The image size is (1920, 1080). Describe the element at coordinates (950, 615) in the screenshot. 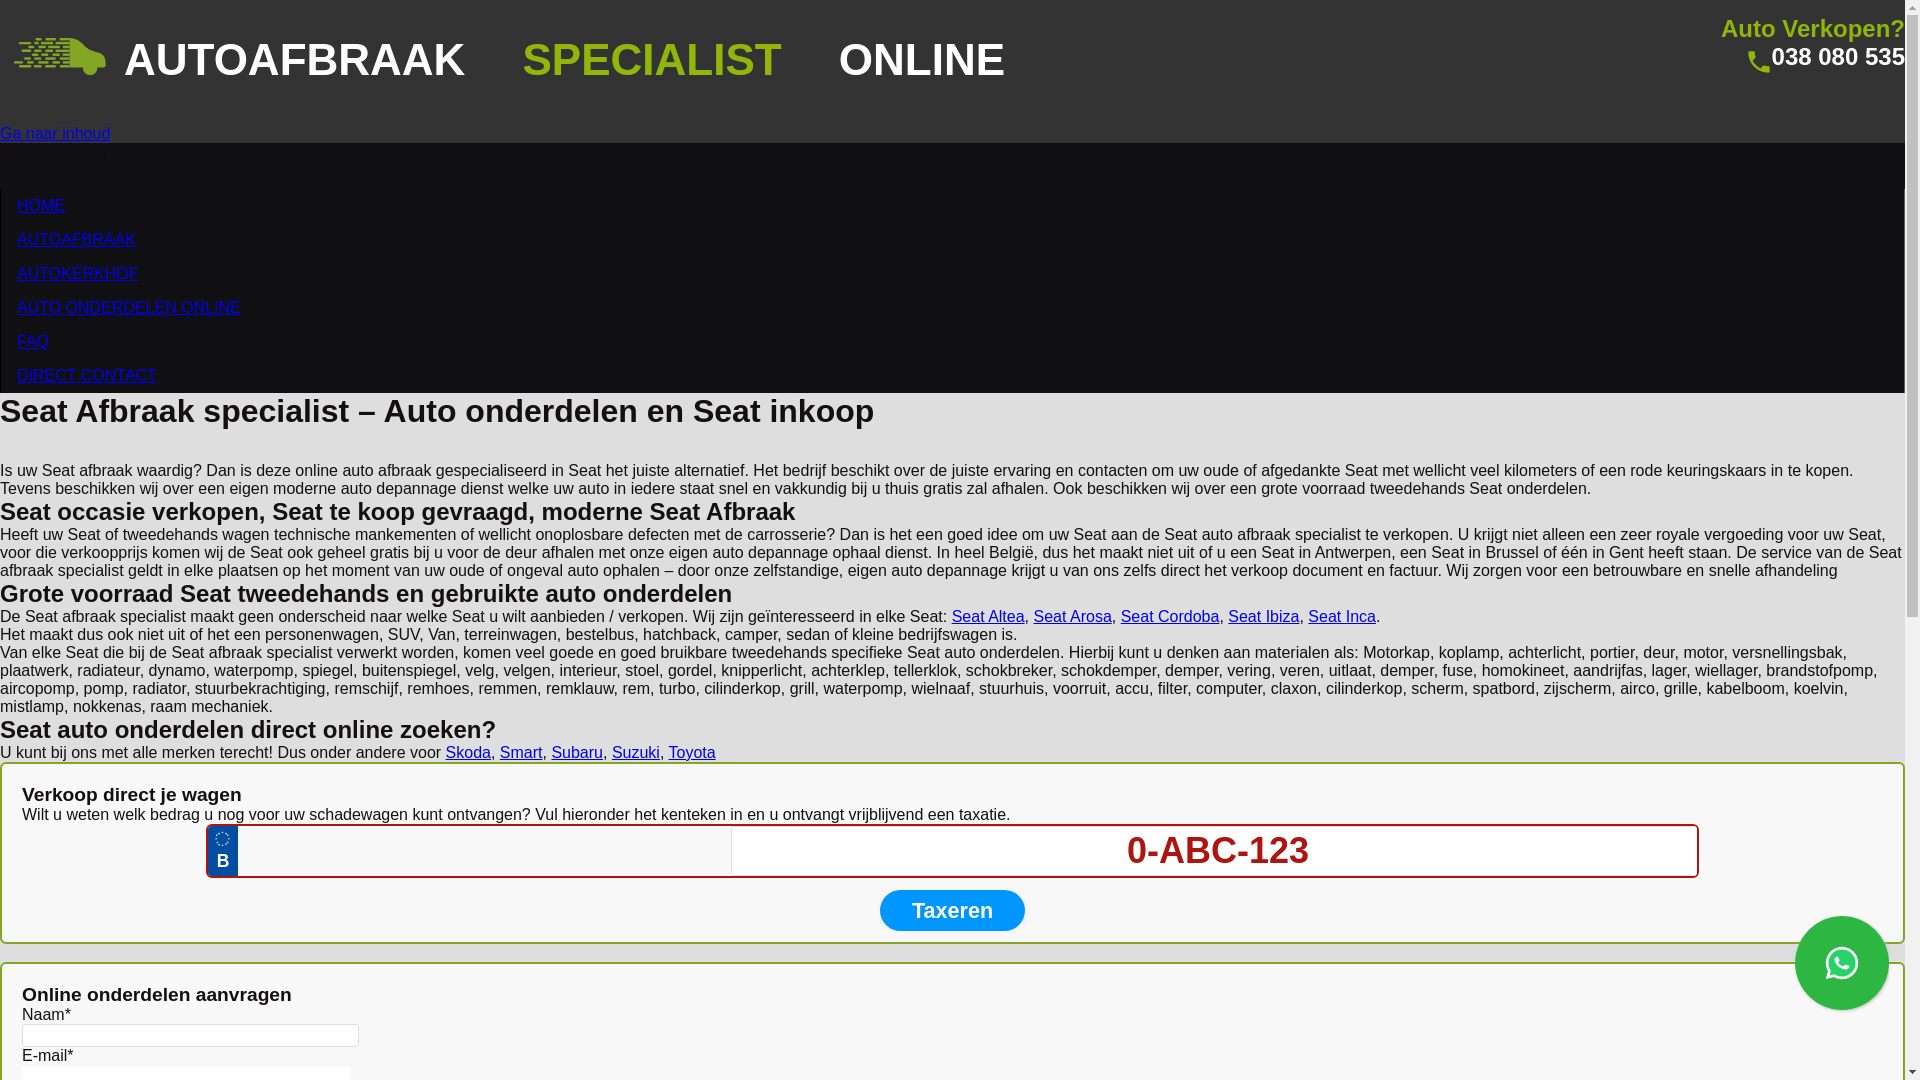

I see `'Seat Altea'` at that location.